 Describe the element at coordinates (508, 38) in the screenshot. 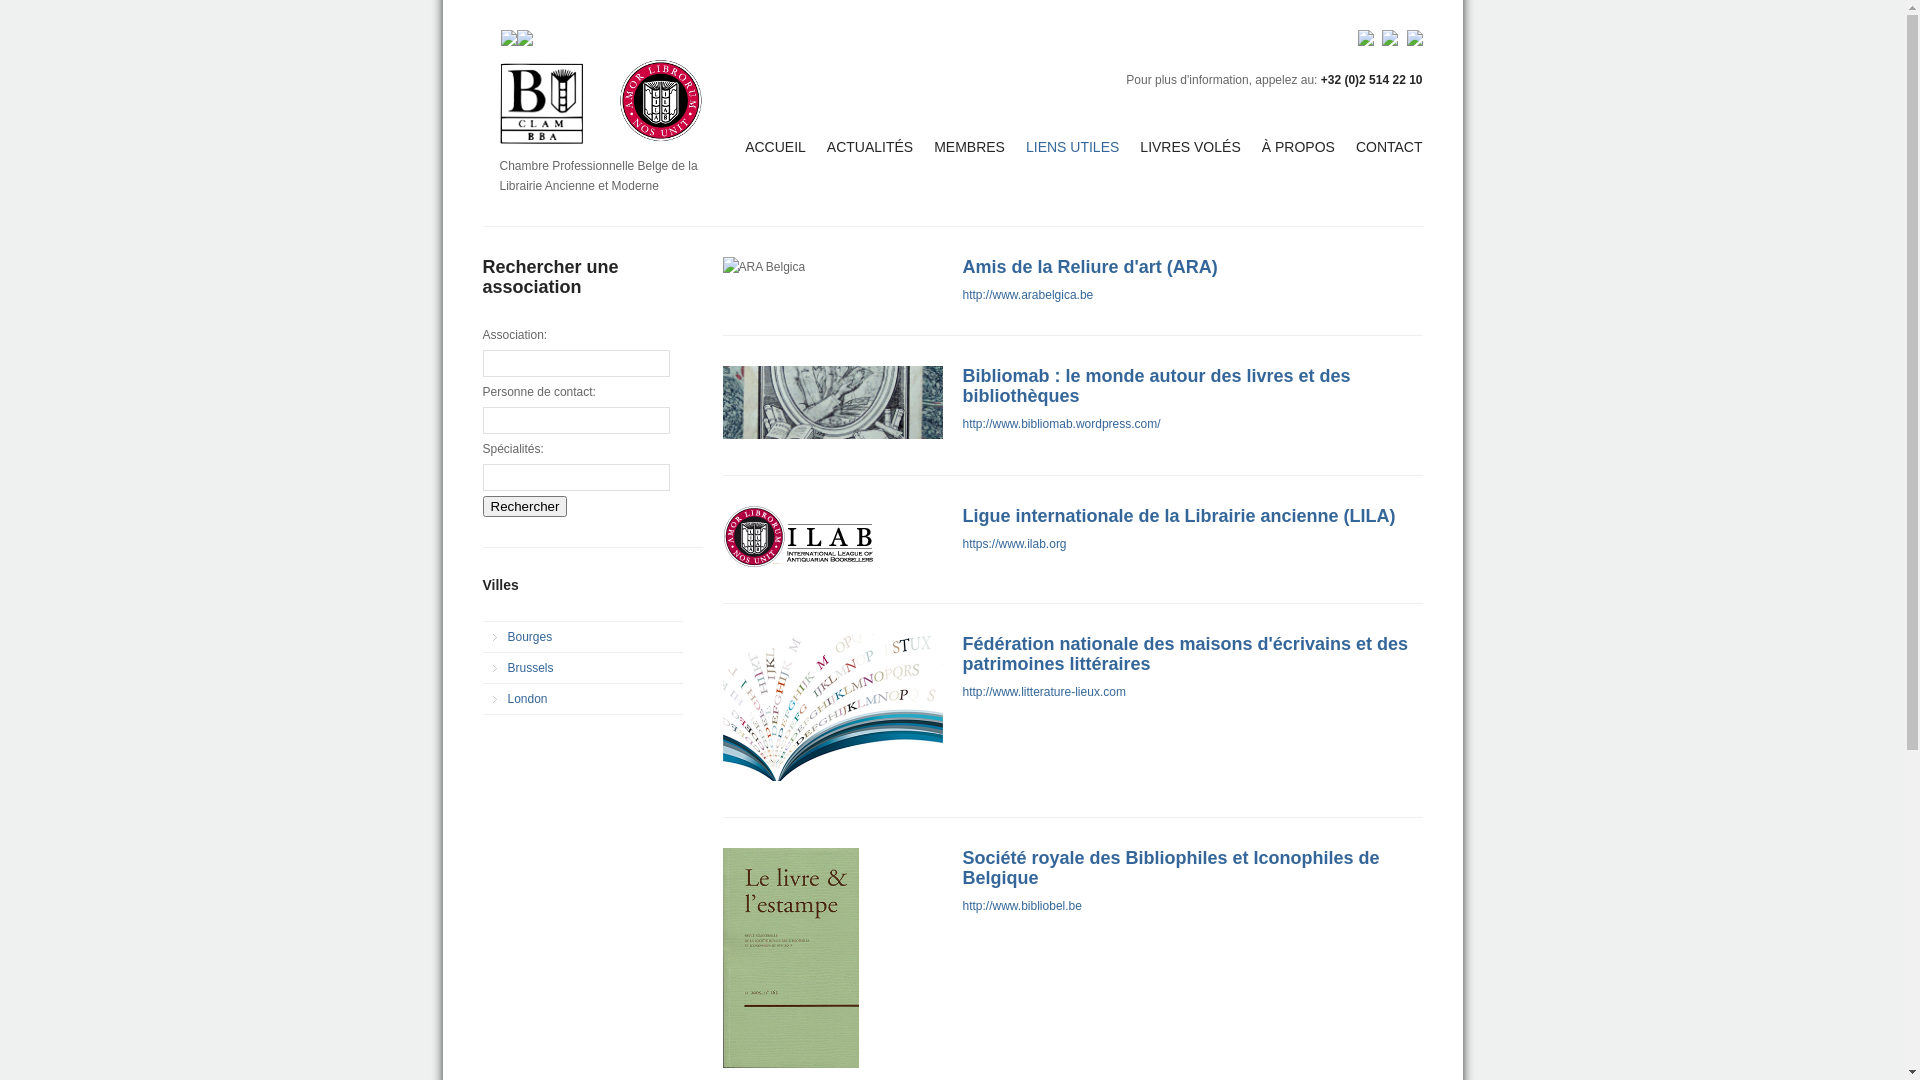

I see `'Facebook'` at that location.